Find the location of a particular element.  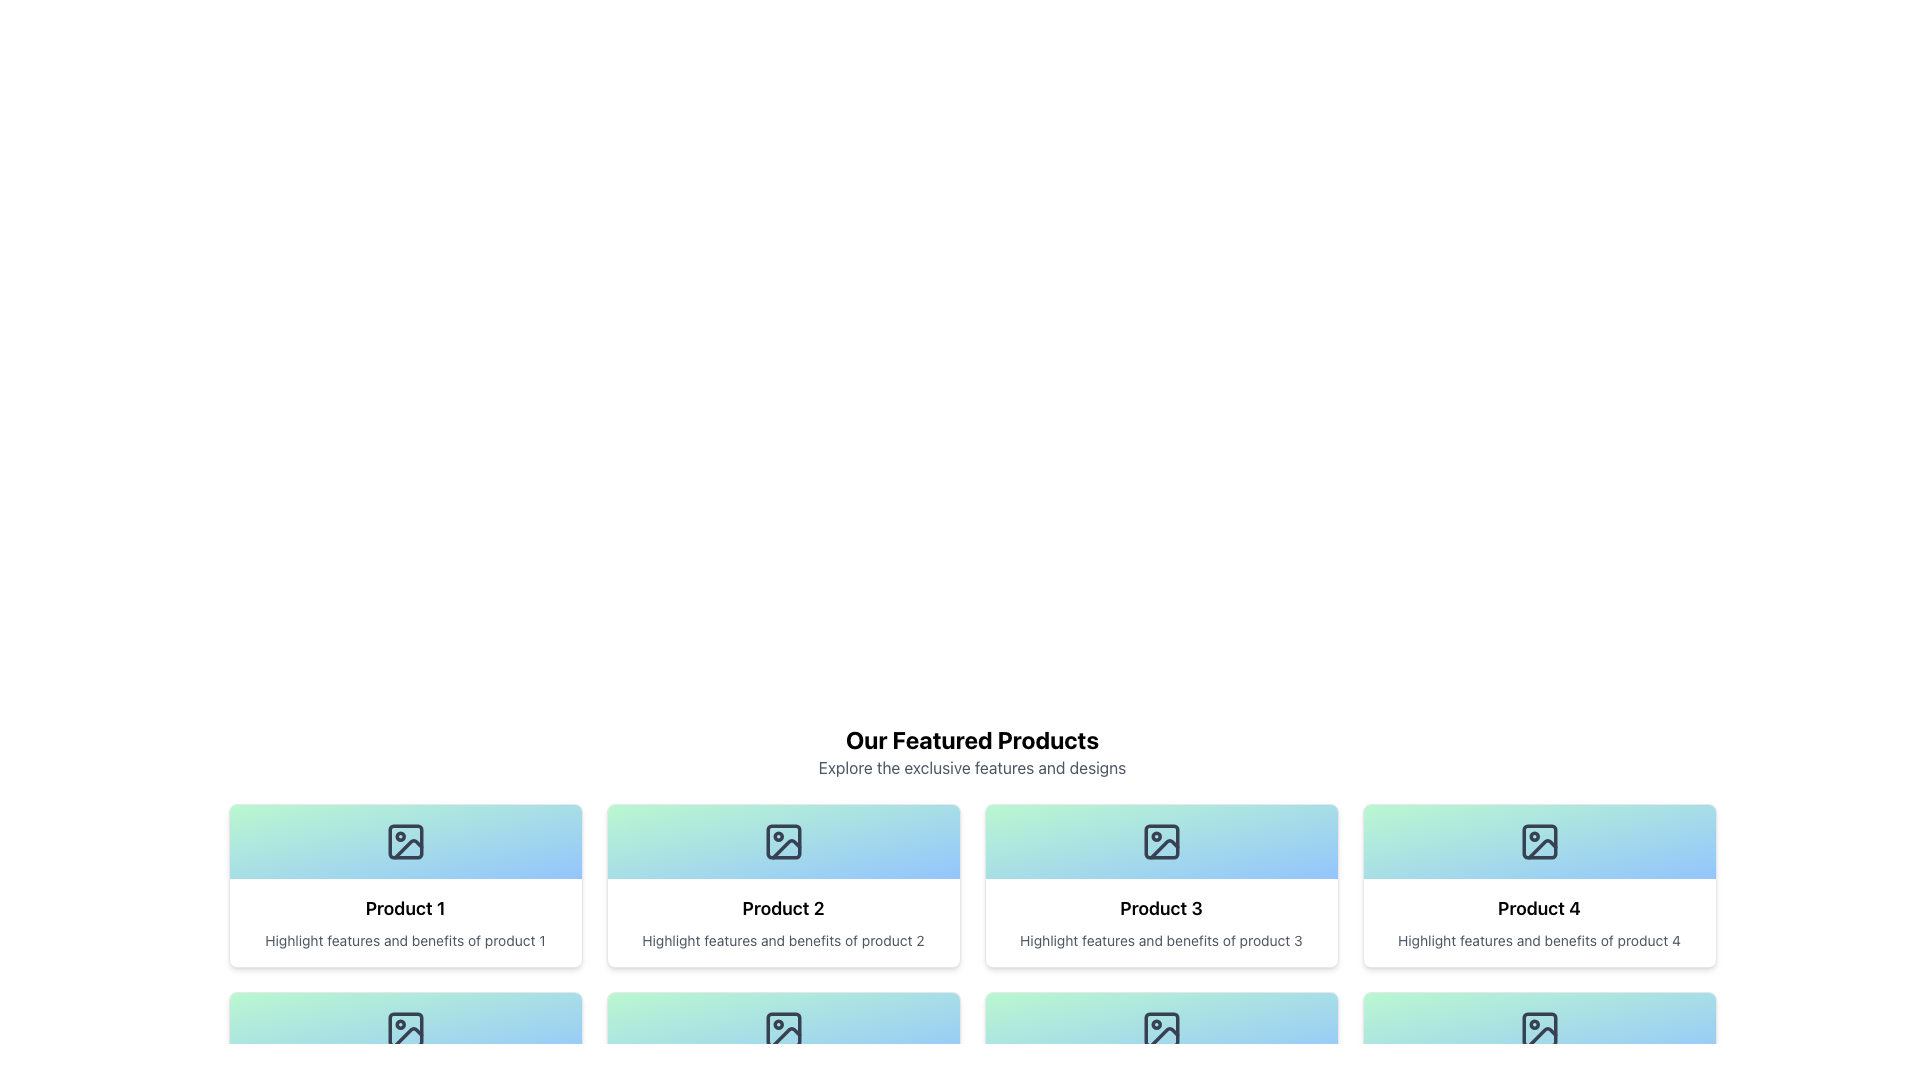

the icon representing 'Product 3' located in the grid layout under 'Our Featured Products' is located at coordinates (1161, 841).